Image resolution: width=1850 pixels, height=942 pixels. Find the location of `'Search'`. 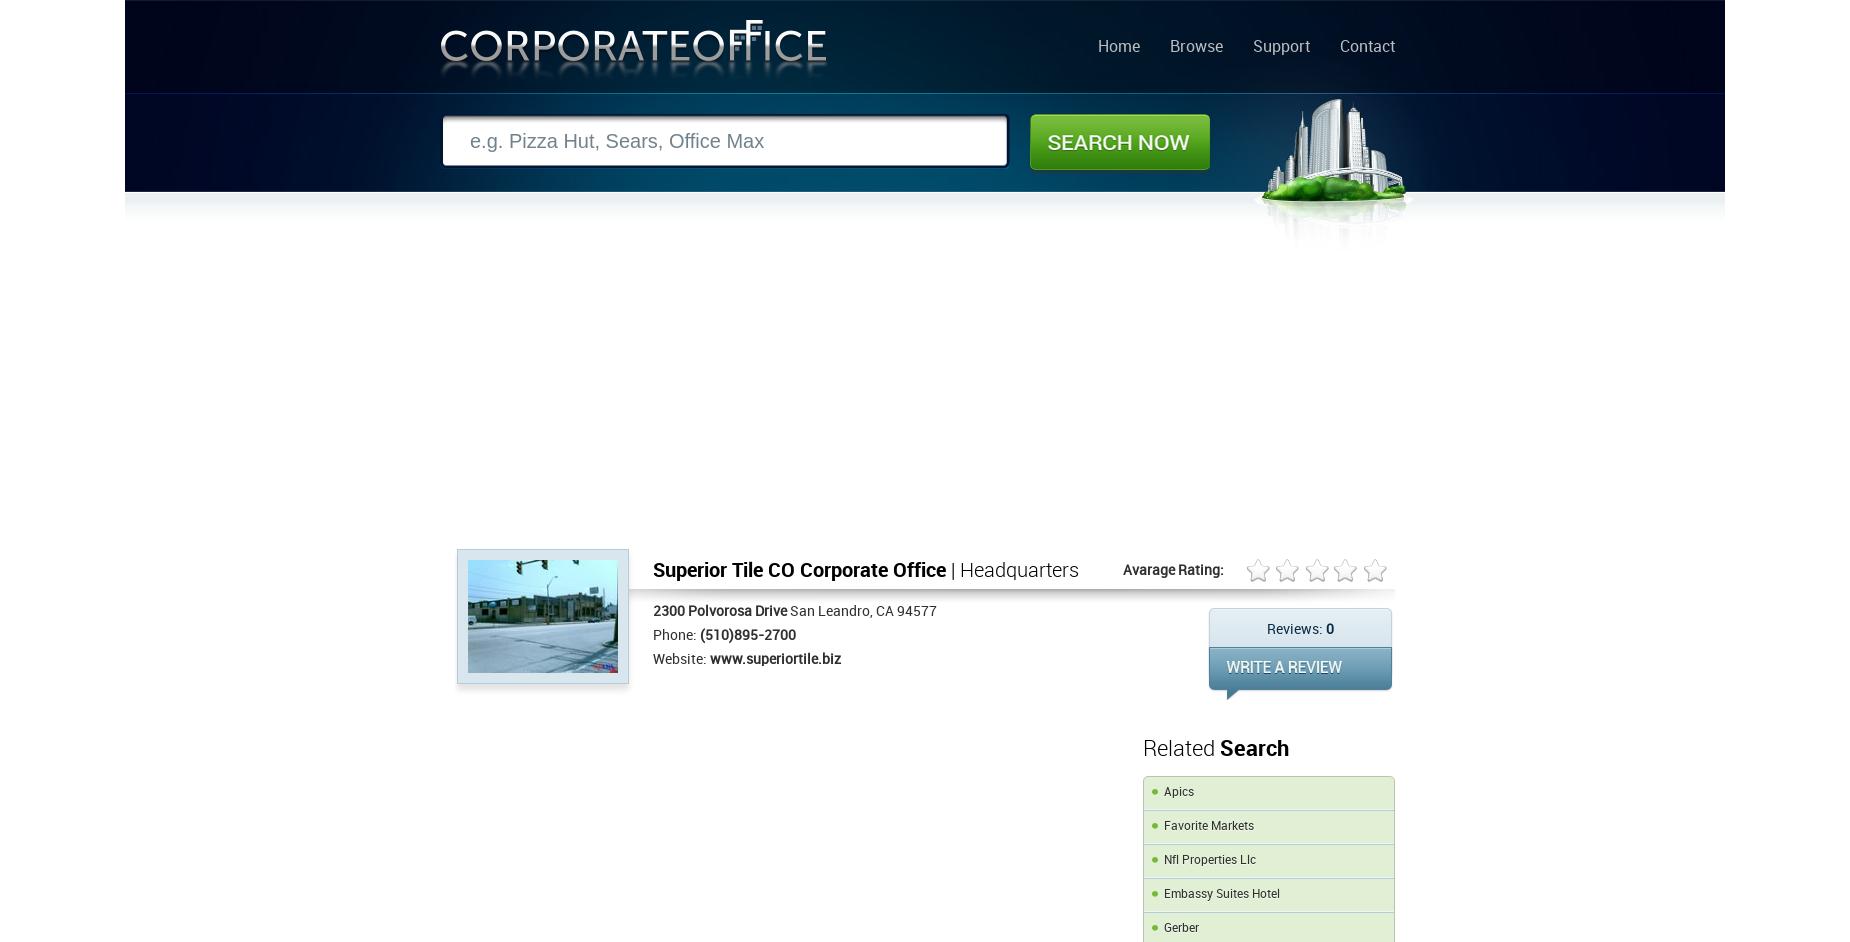

'Search' is located at coordinates (1253, 748).